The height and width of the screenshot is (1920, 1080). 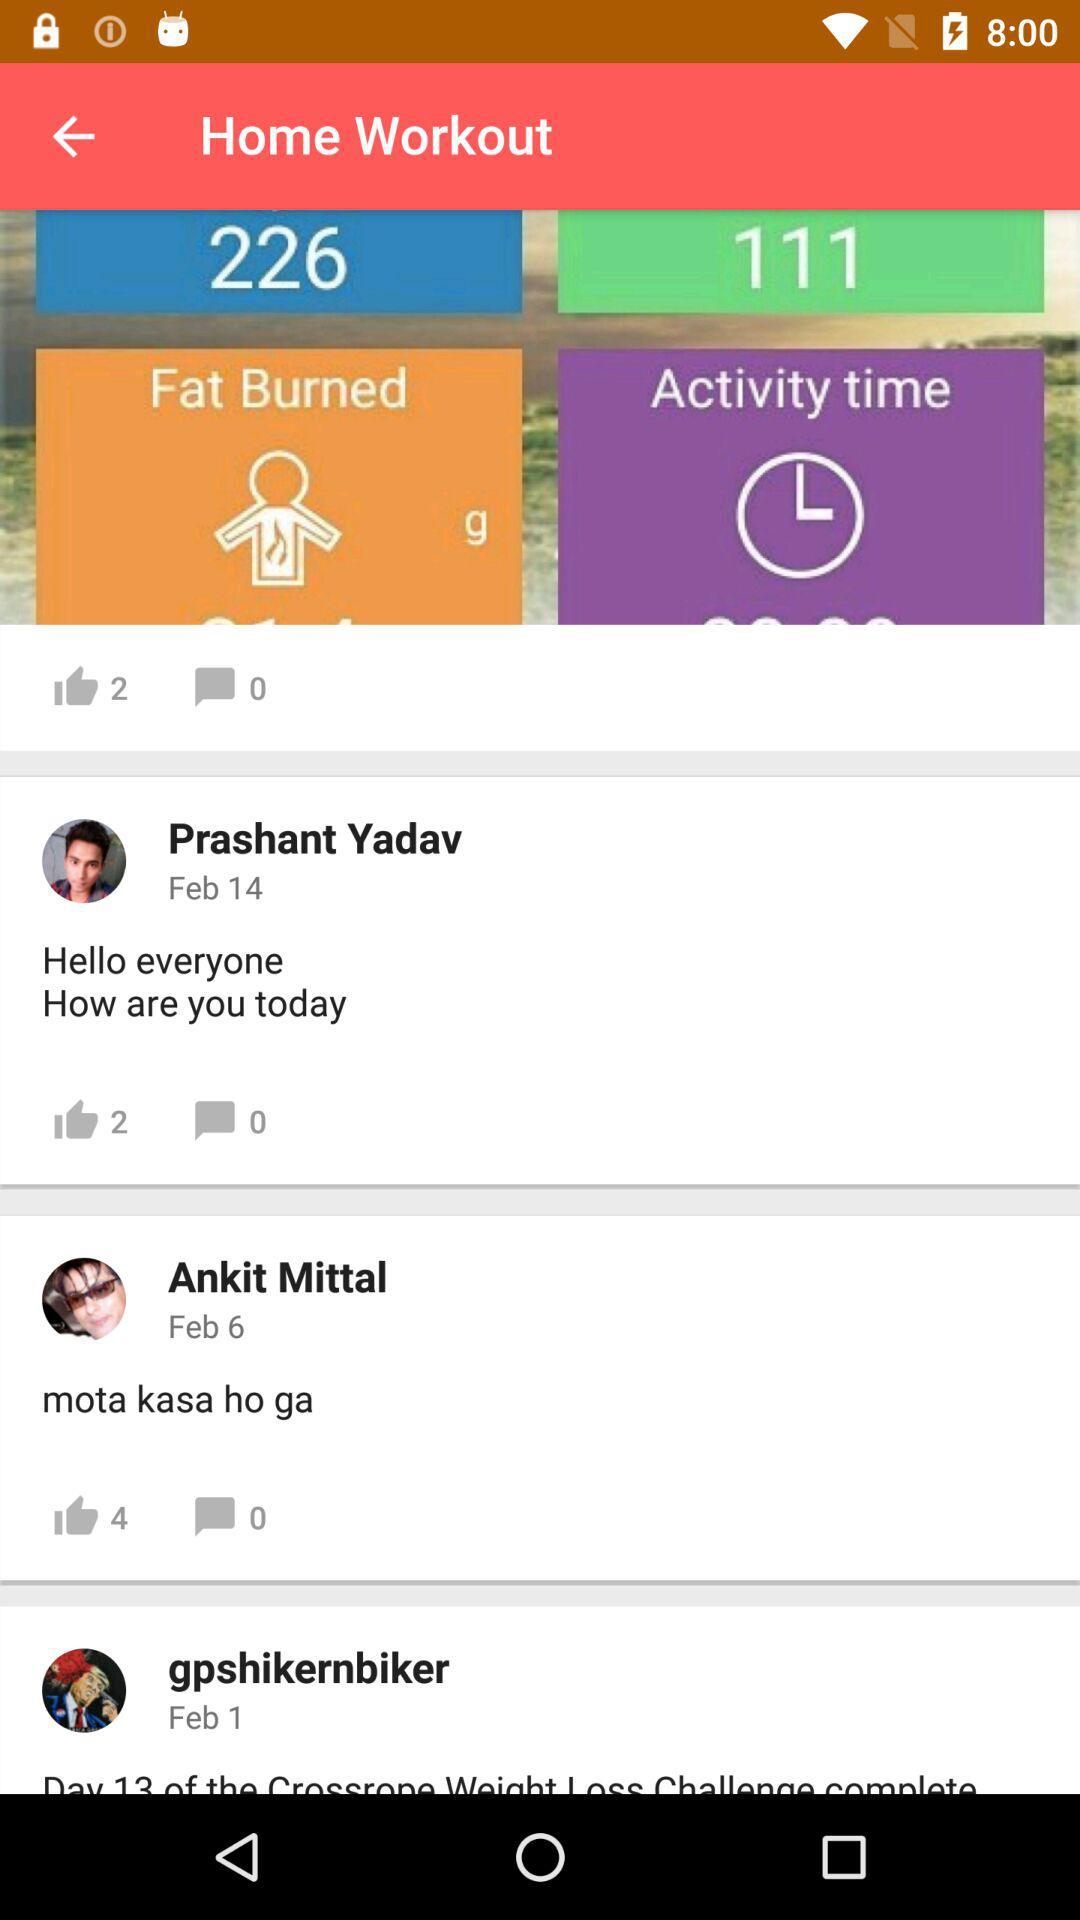 I want to click on the item below the 2 item, so click(x=277, y=1274).